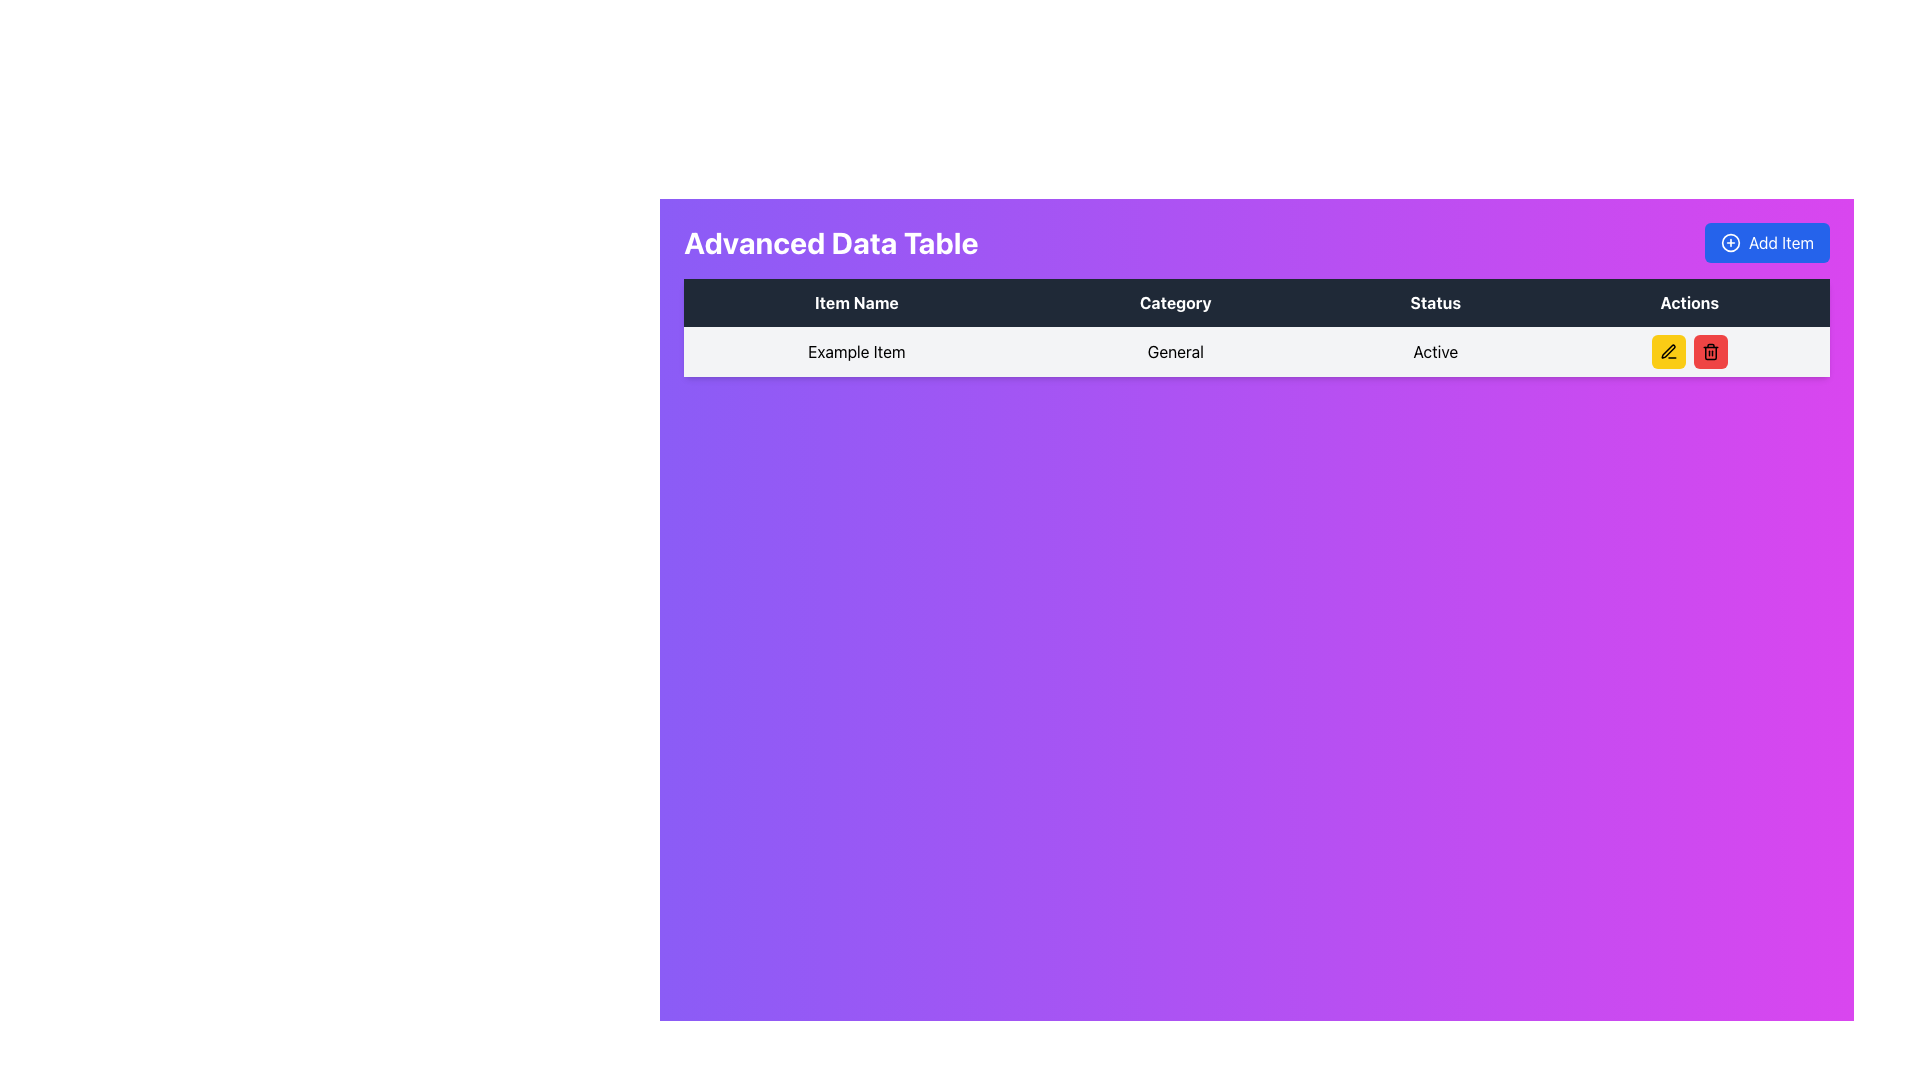 This screenshot has height=1080, width=1920. I want to click on the 'Add Item' button which contains the small circular plus icon located in the top-right corner of the interface, so click(1730, 242).